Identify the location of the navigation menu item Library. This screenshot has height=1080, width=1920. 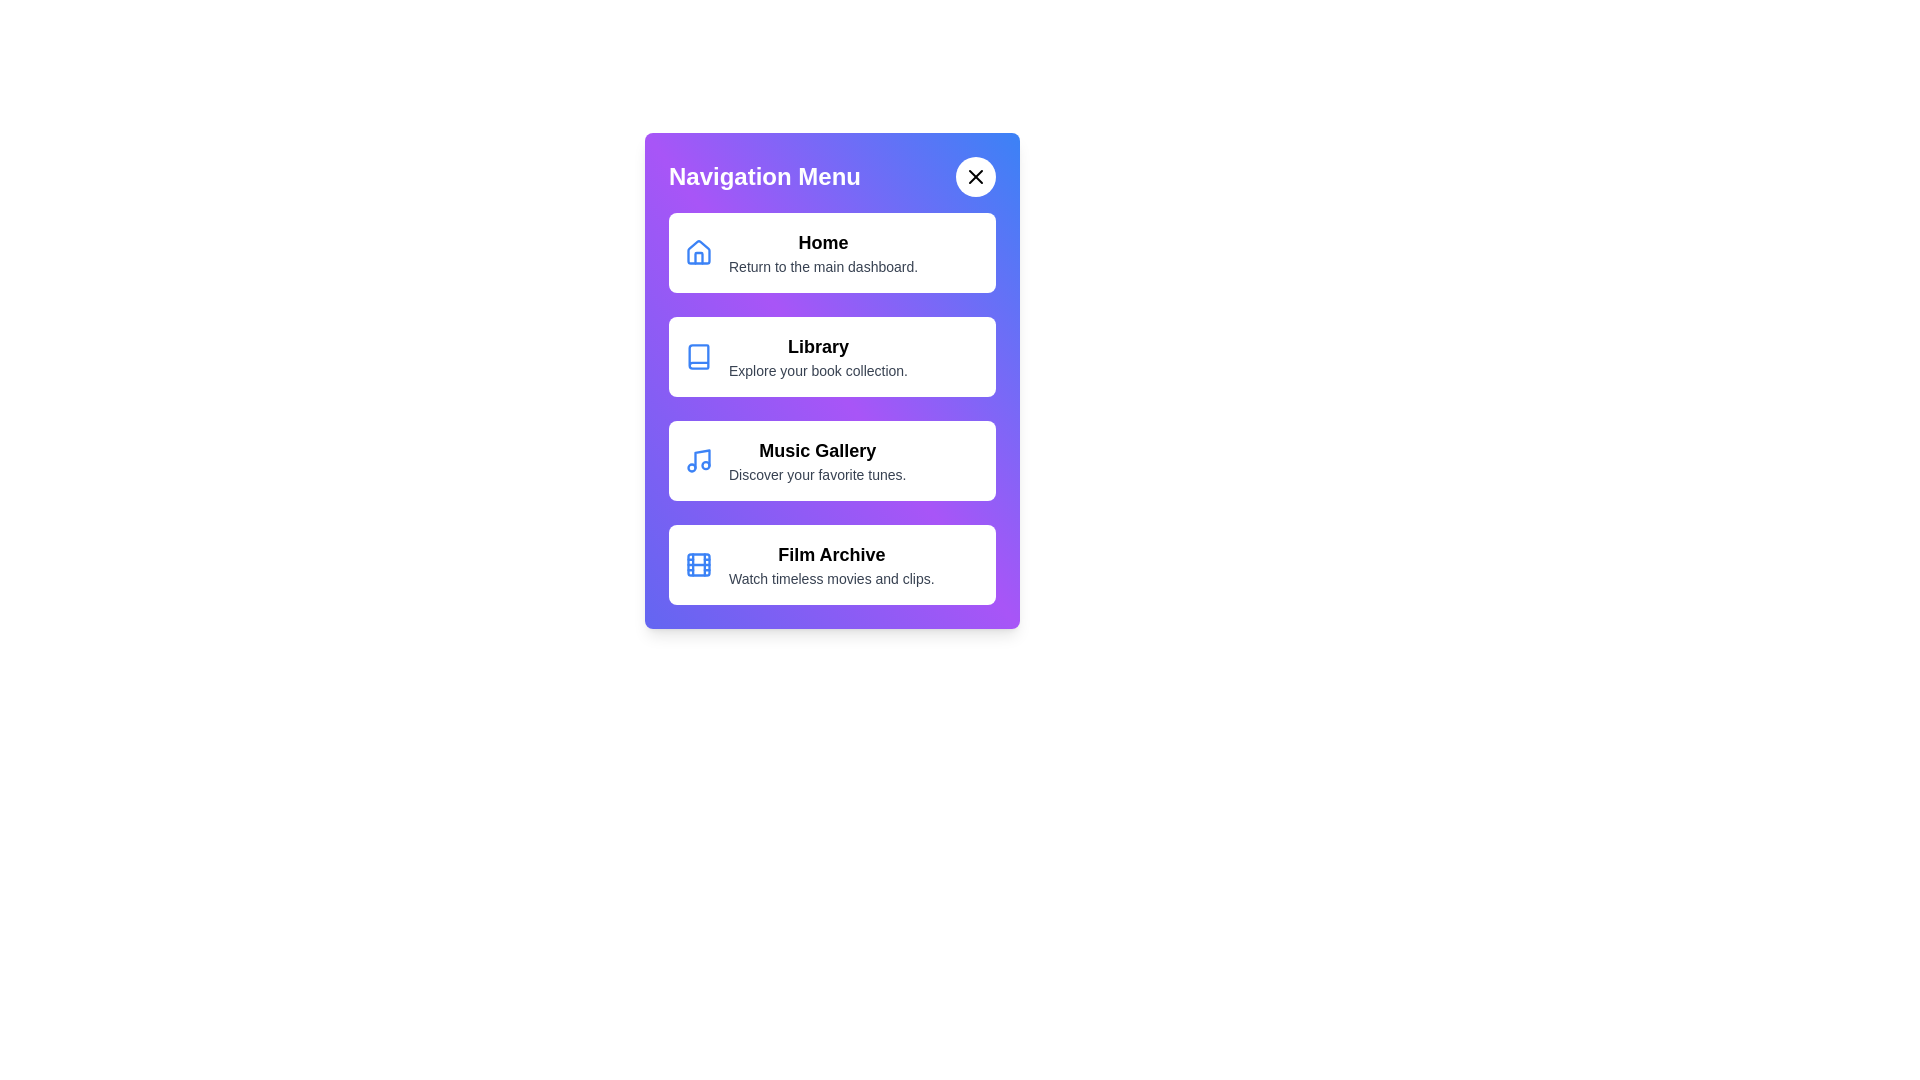
(832, 356).